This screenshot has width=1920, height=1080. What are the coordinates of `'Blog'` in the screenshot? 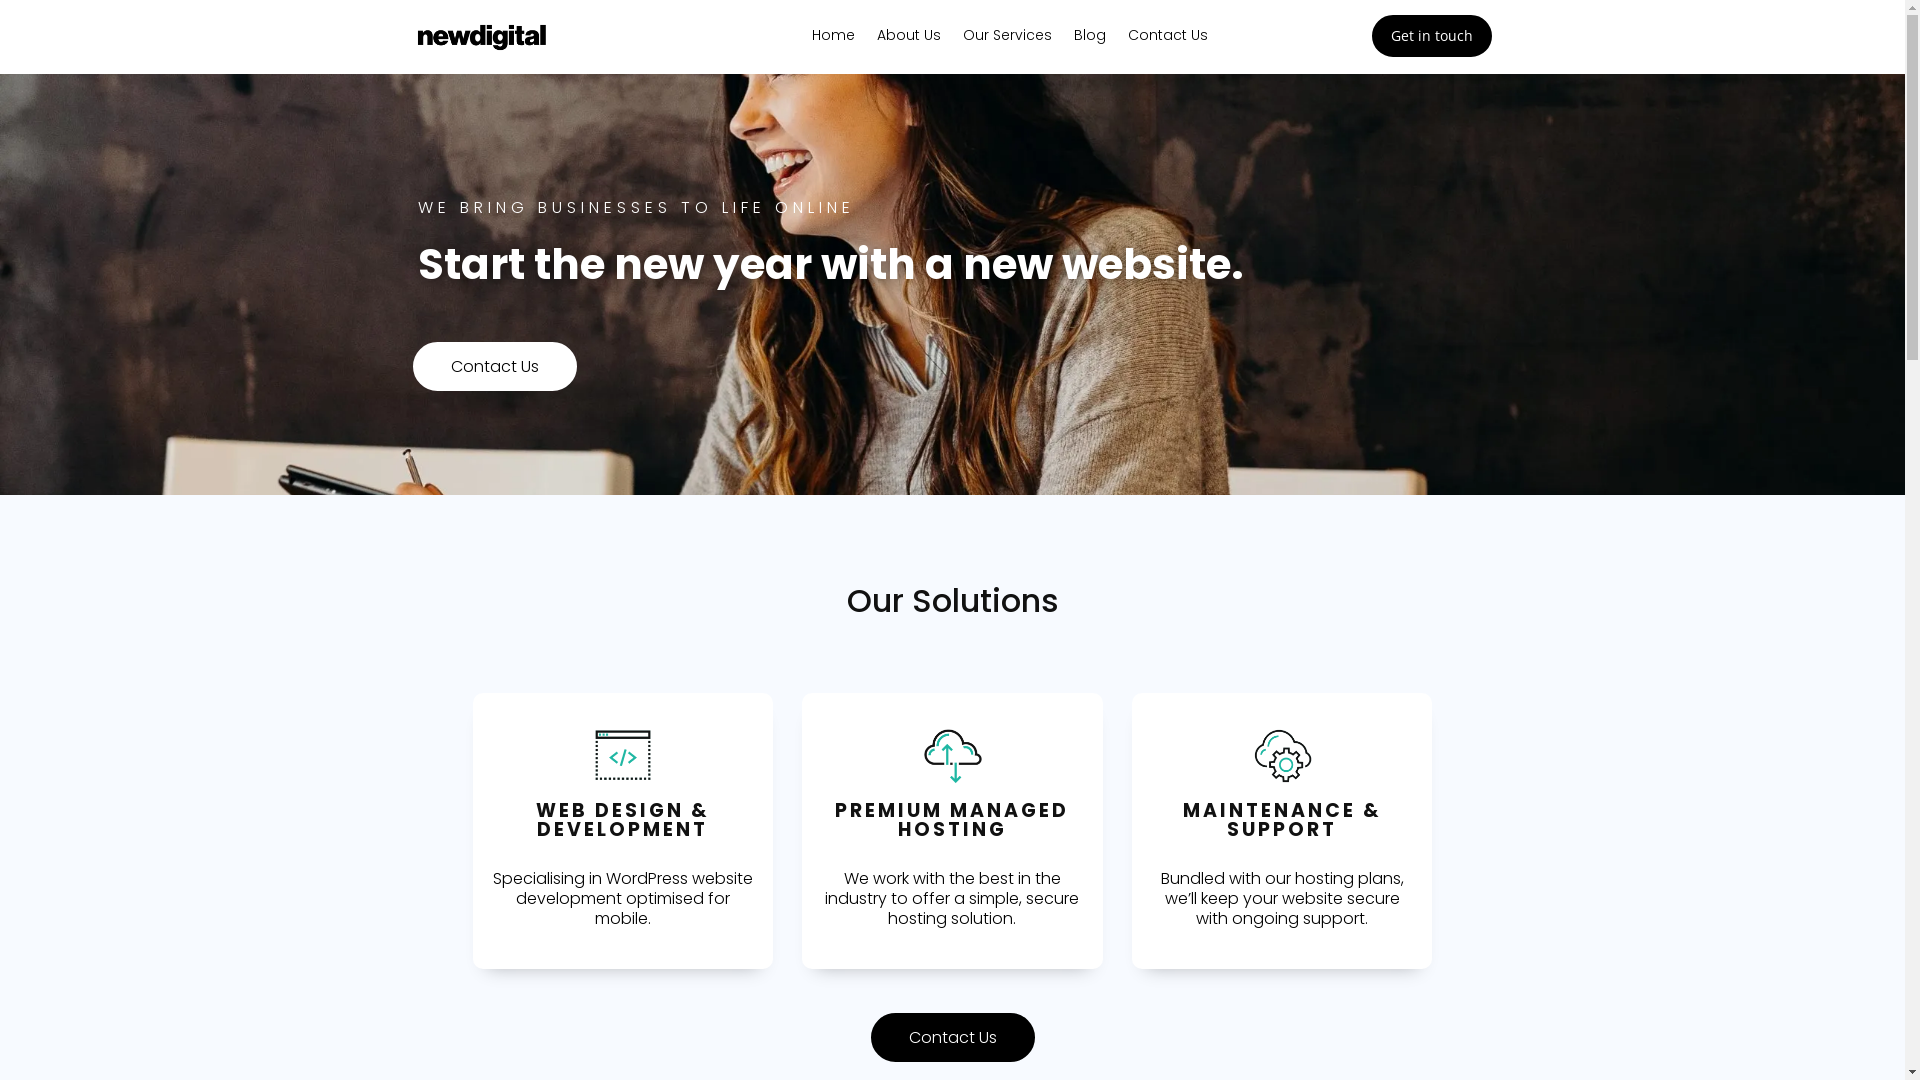 It's located at (1088, 38).